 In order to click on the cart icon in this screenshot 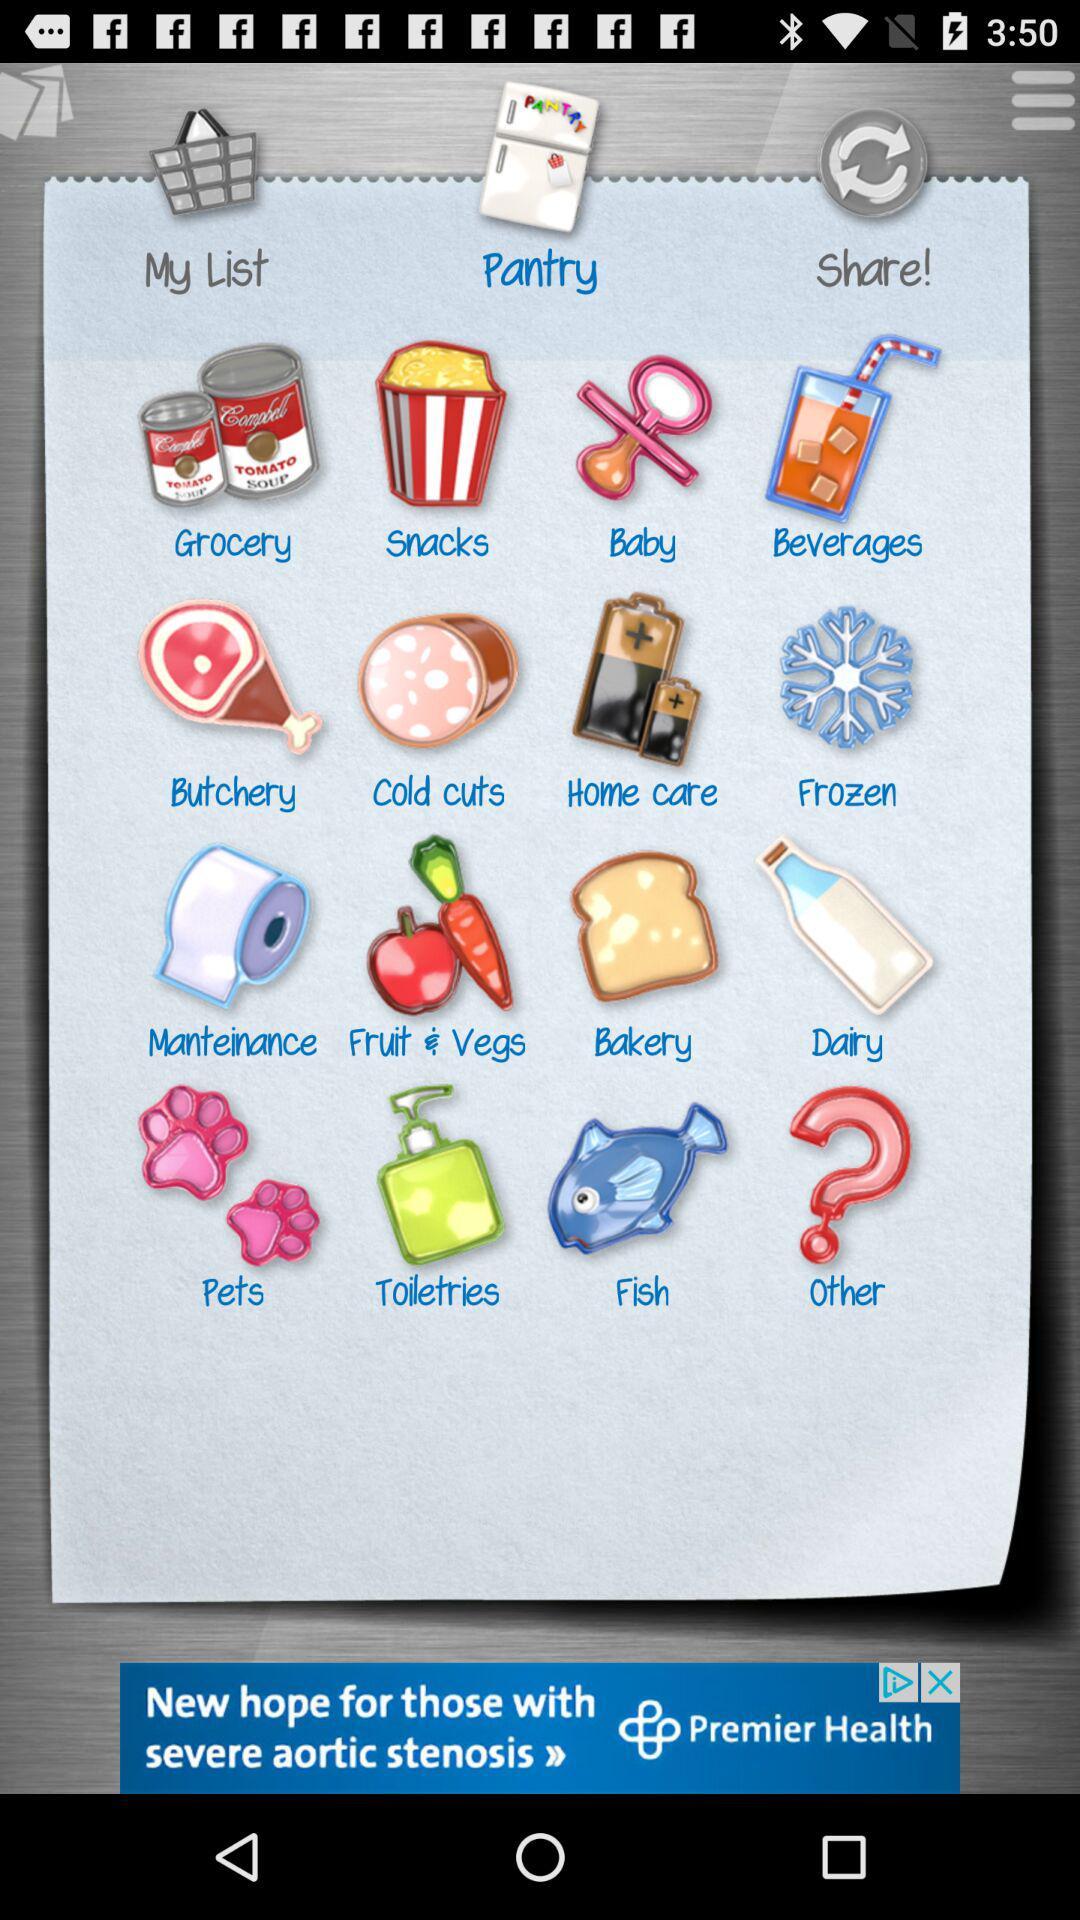, I will do `click(206, 177)`.